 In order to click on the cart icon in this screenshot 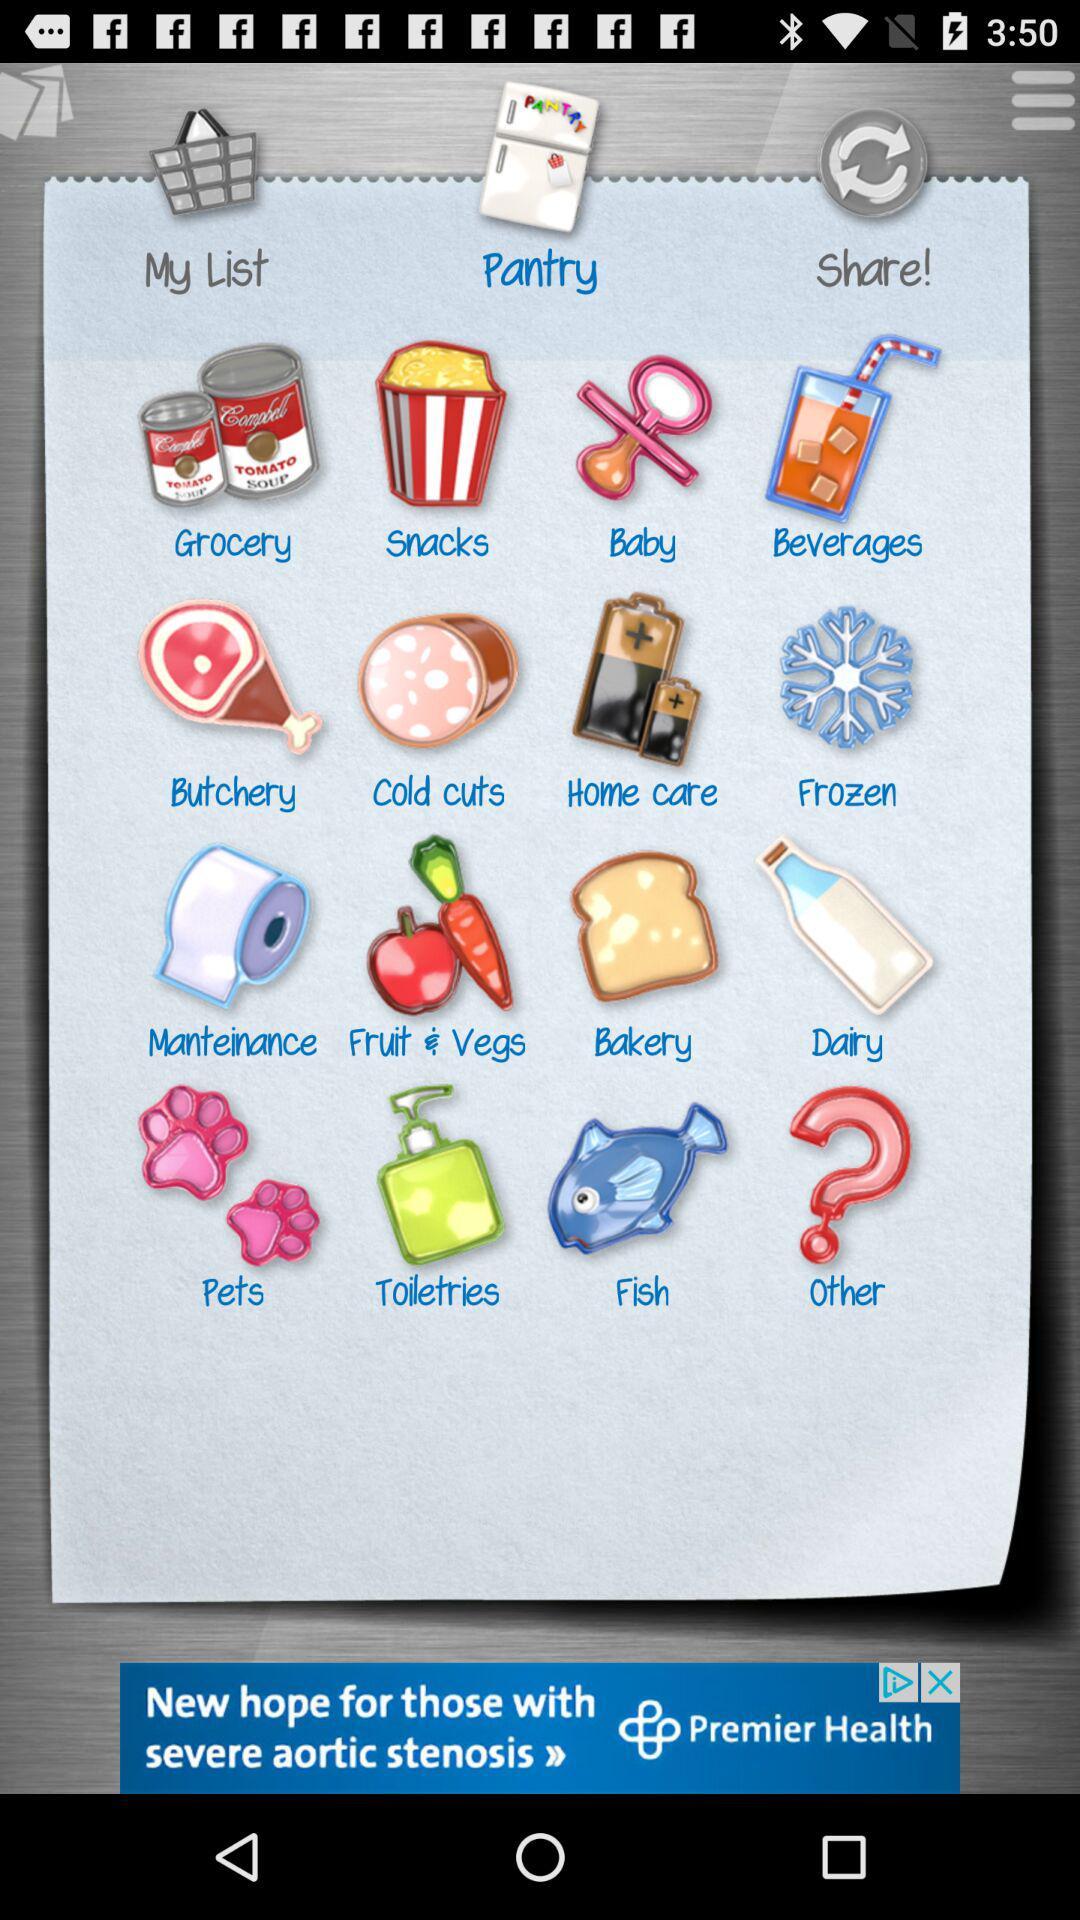, I will do `click(206, 177)`.